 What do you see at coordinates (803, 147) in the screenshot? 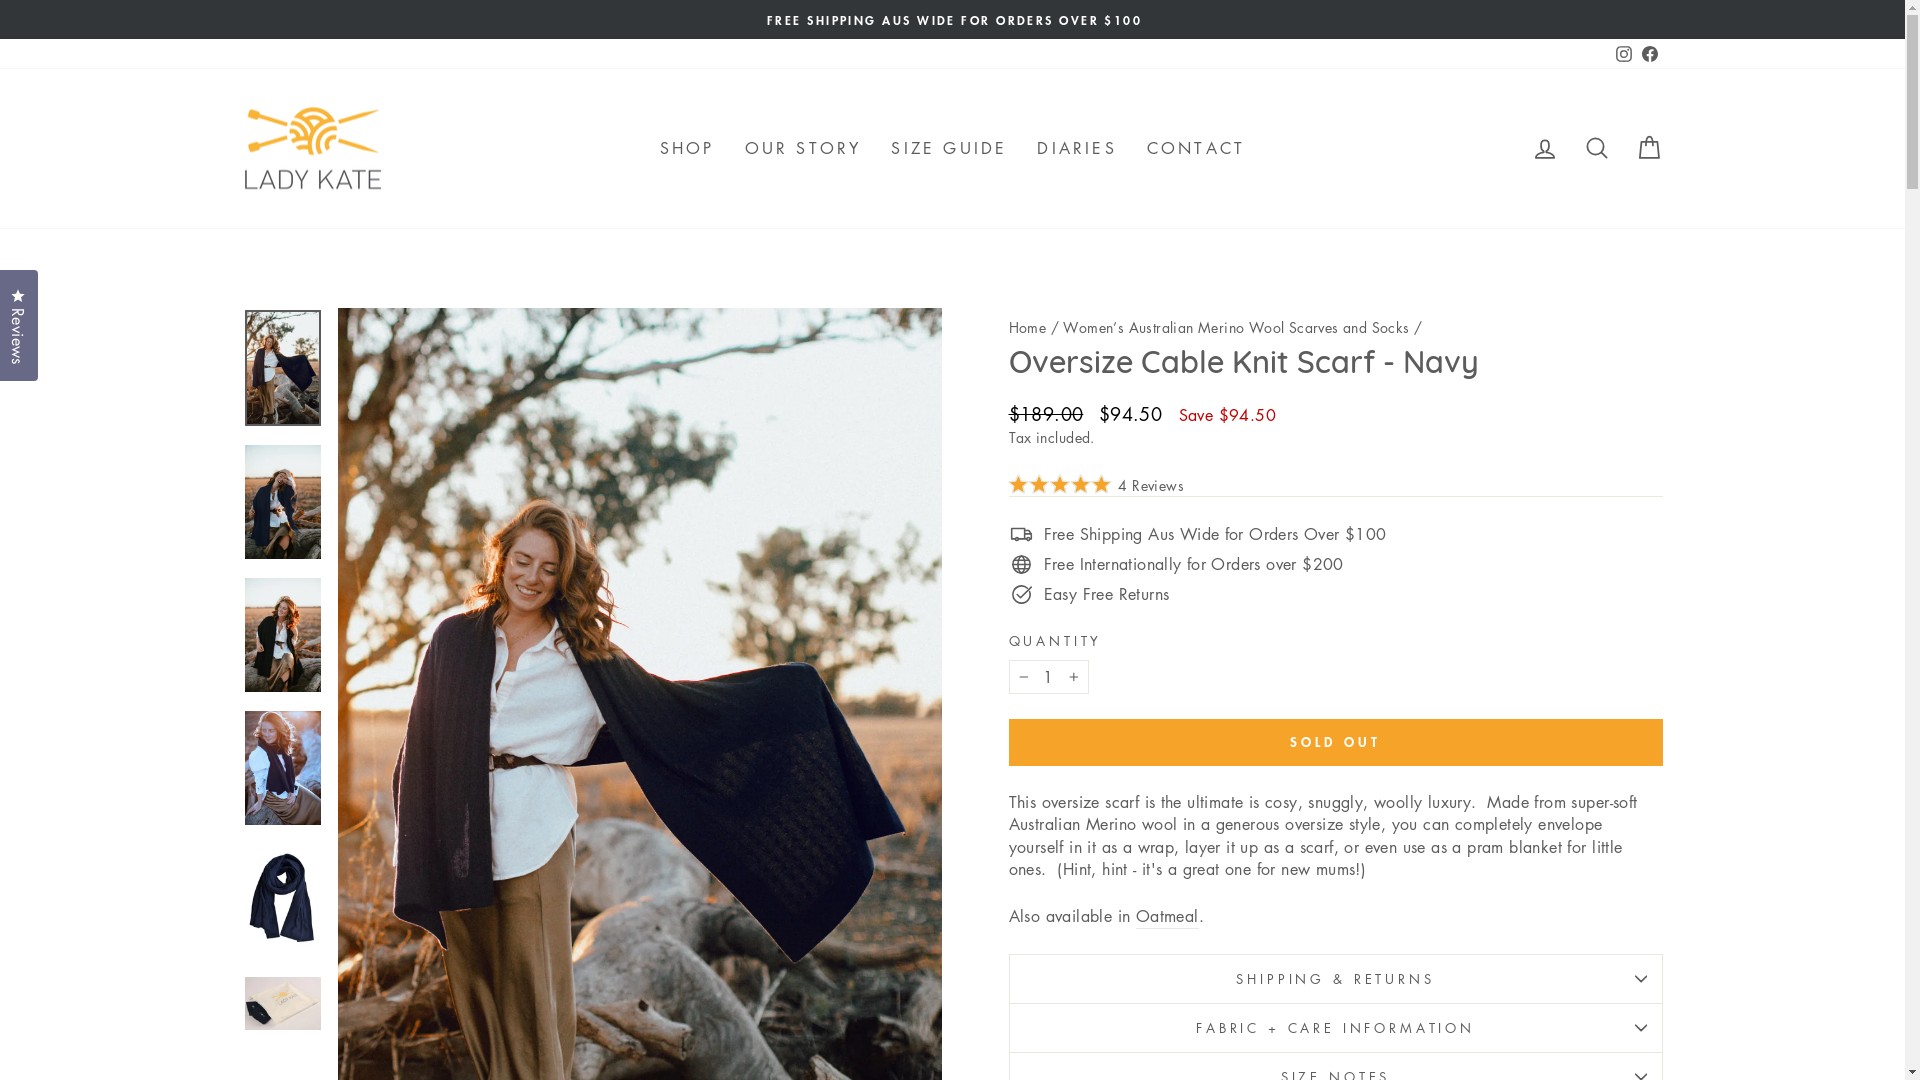
I see `'OUR STORY'` at bounding box center [803, 147].